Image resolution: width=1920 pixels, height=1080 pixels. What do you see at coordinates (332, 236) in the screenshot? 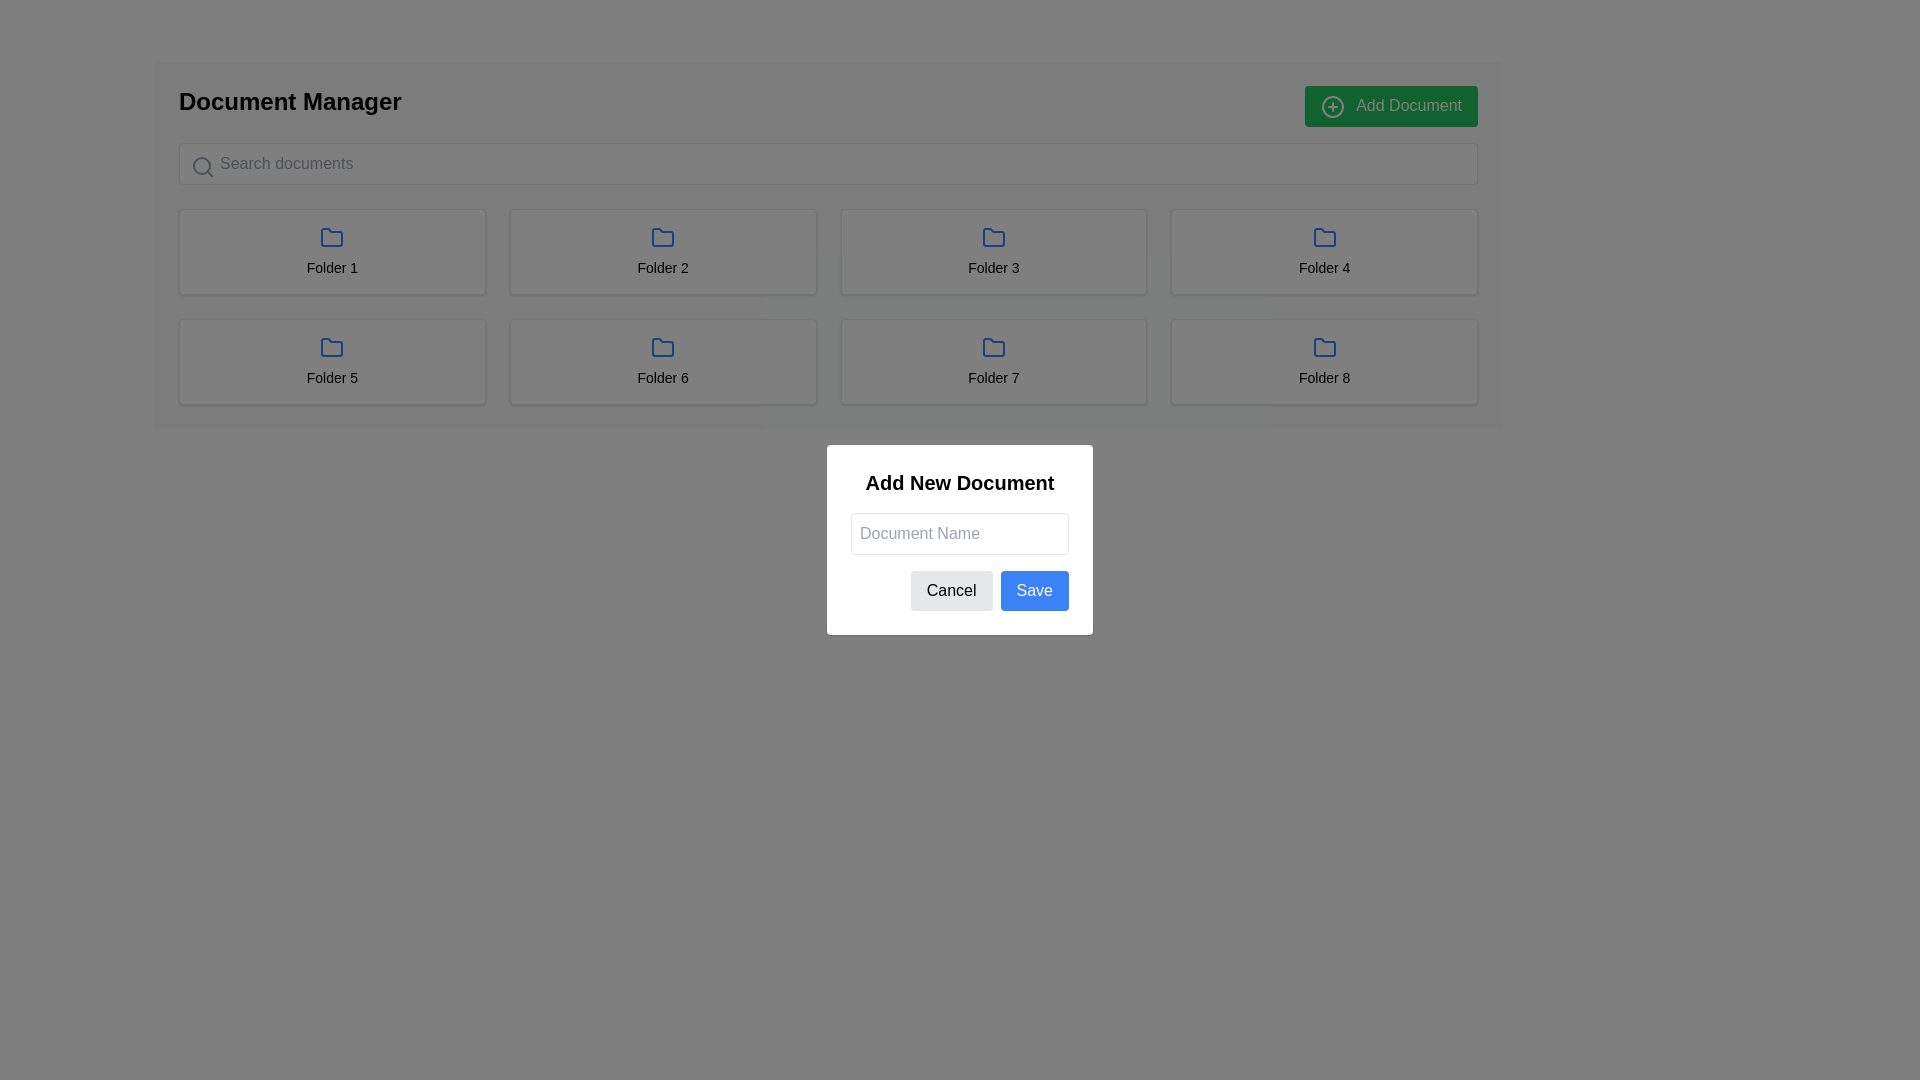
I see `the blue outlined folder icon located in the top-left grid card labeled 'Folder 1'` at bounding box center [332, 236].